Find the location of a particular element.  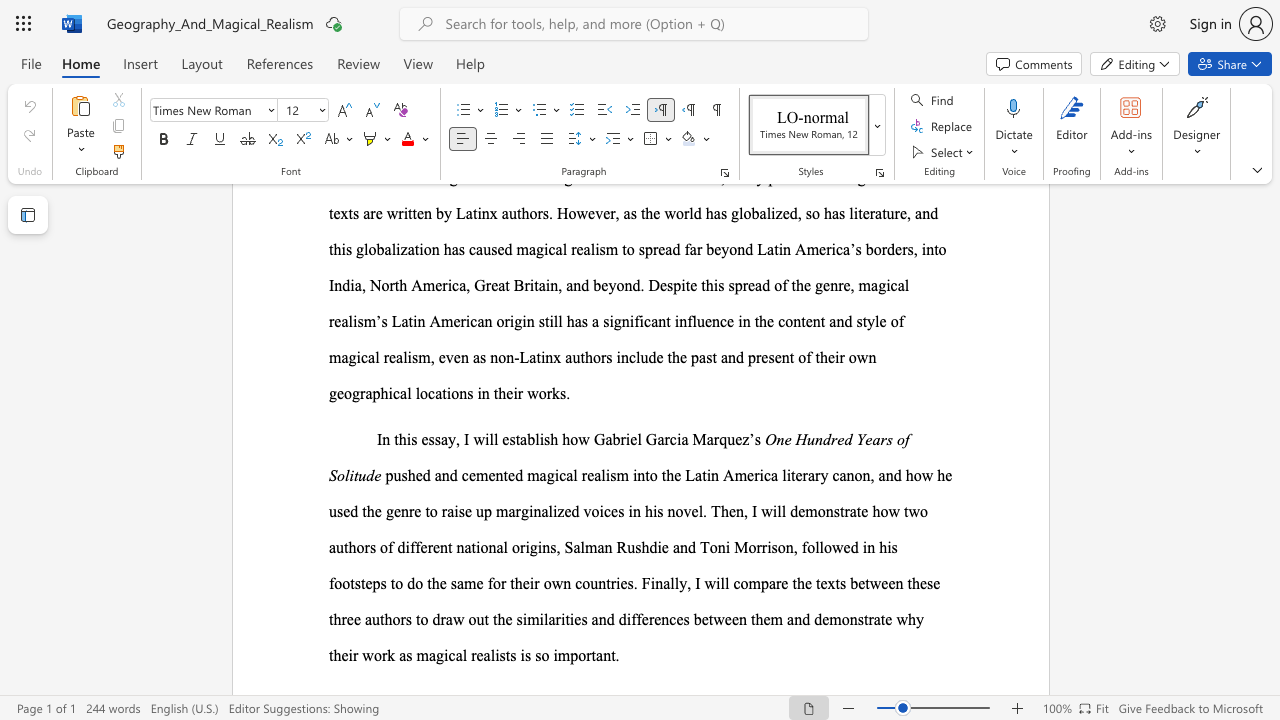

the subset text "st" within the text "demonstrate" is located at coordinates (857, 618).